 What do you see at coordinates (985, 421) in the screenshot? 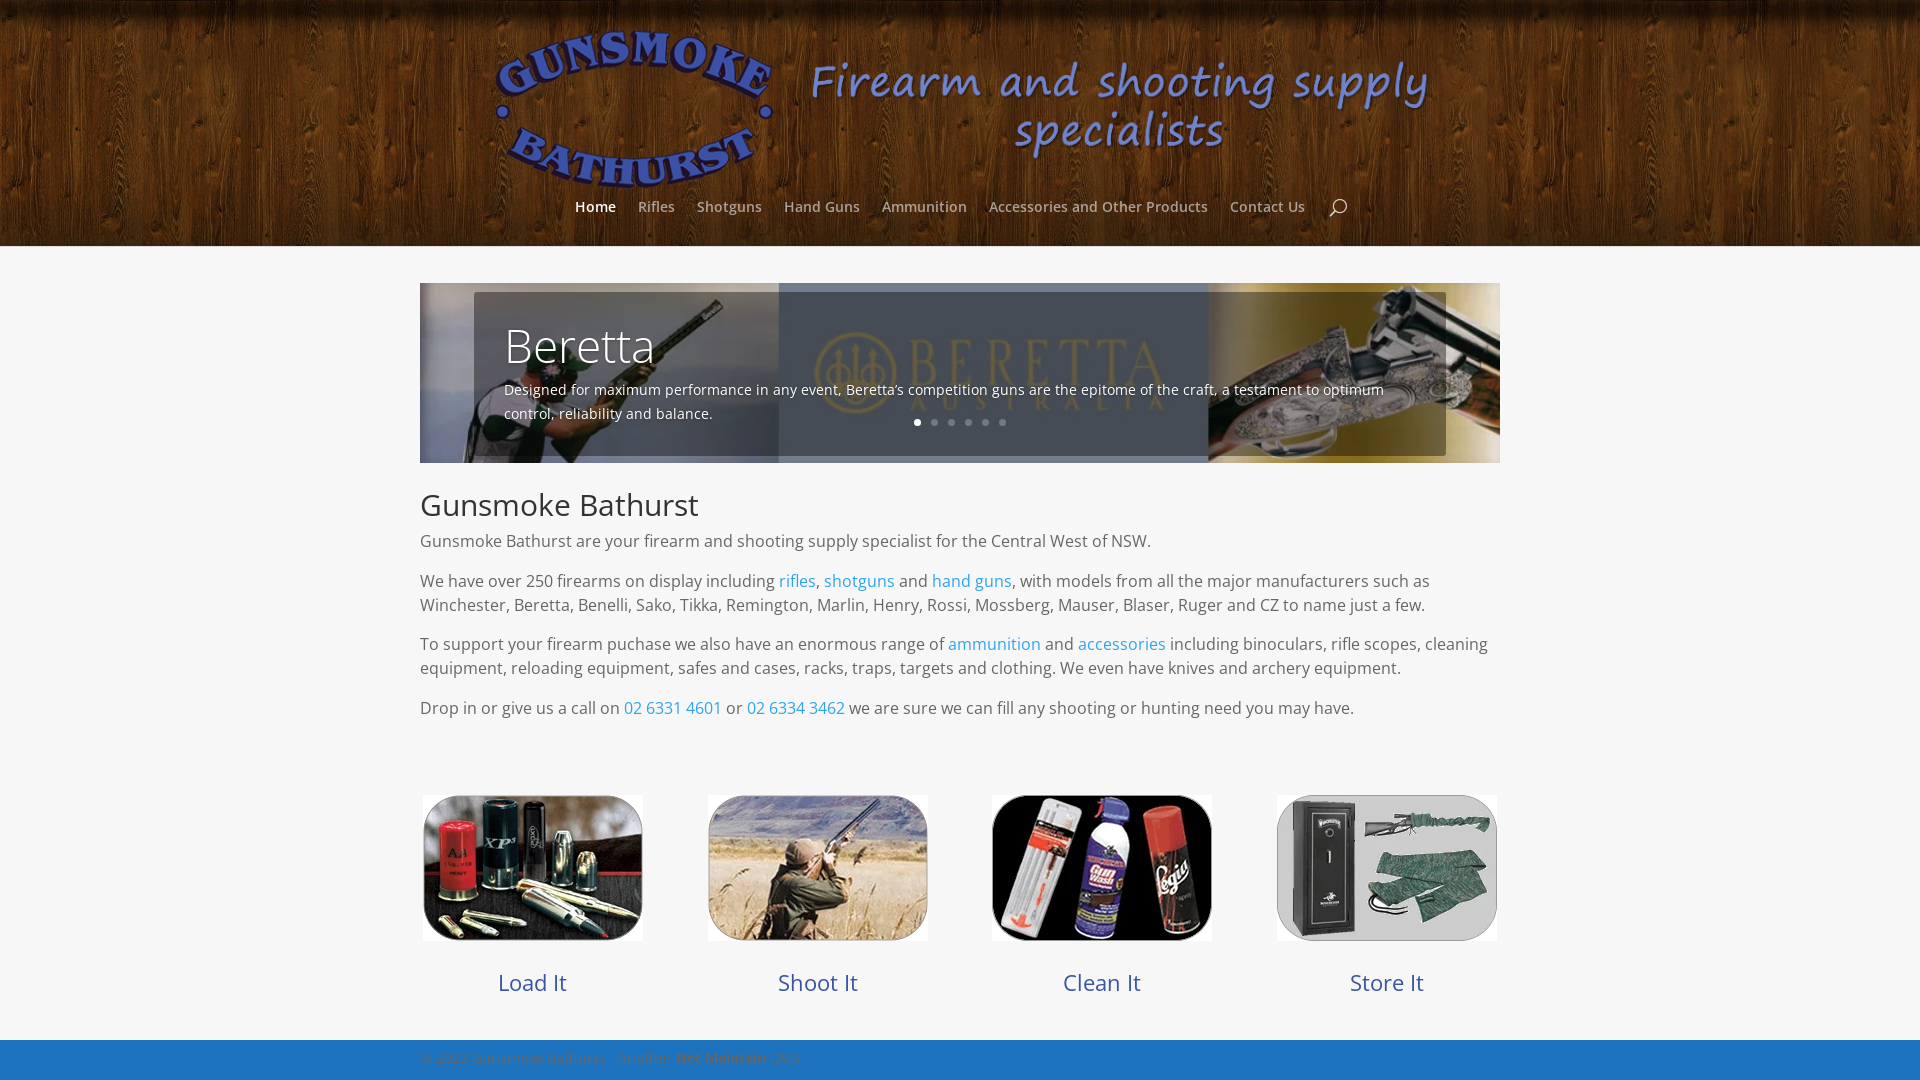
I see `'5'` at bounding box center [985, 421].